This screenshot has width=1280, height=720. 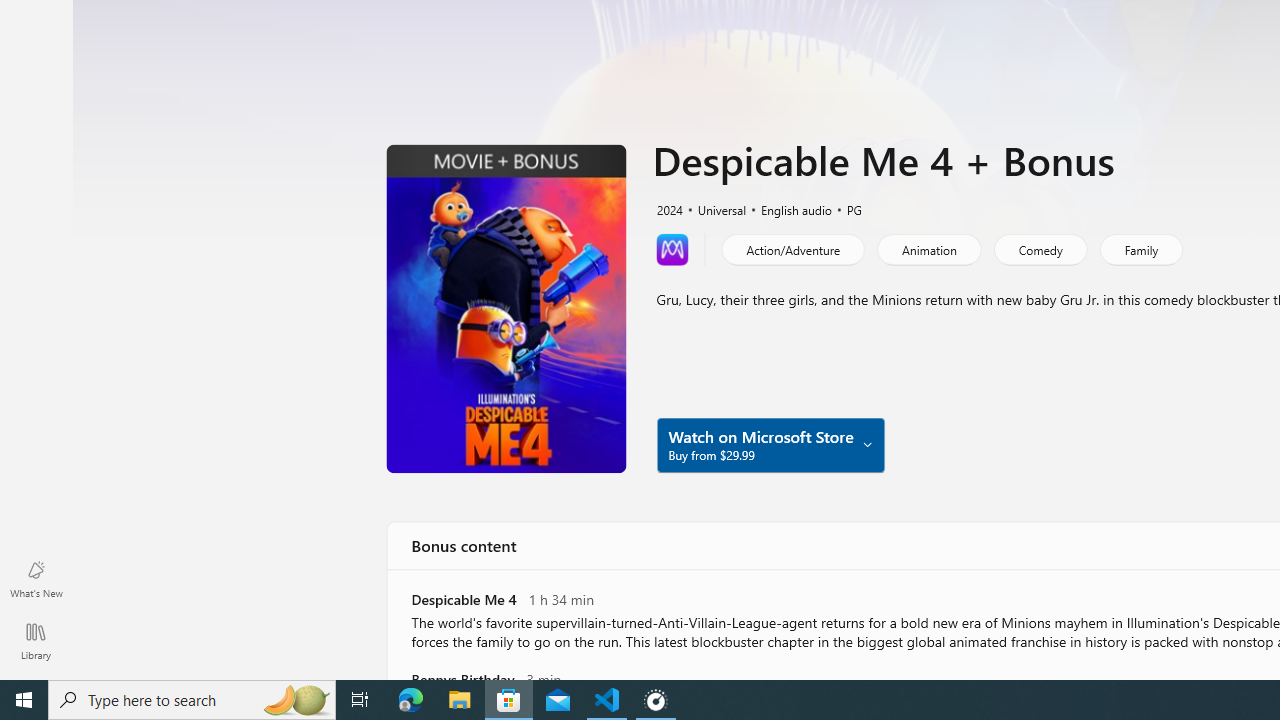 What do you see at coordinates (791, 248) in the screenshot?
I see `'Action/Adventure'` at bounding box center [791, 248].